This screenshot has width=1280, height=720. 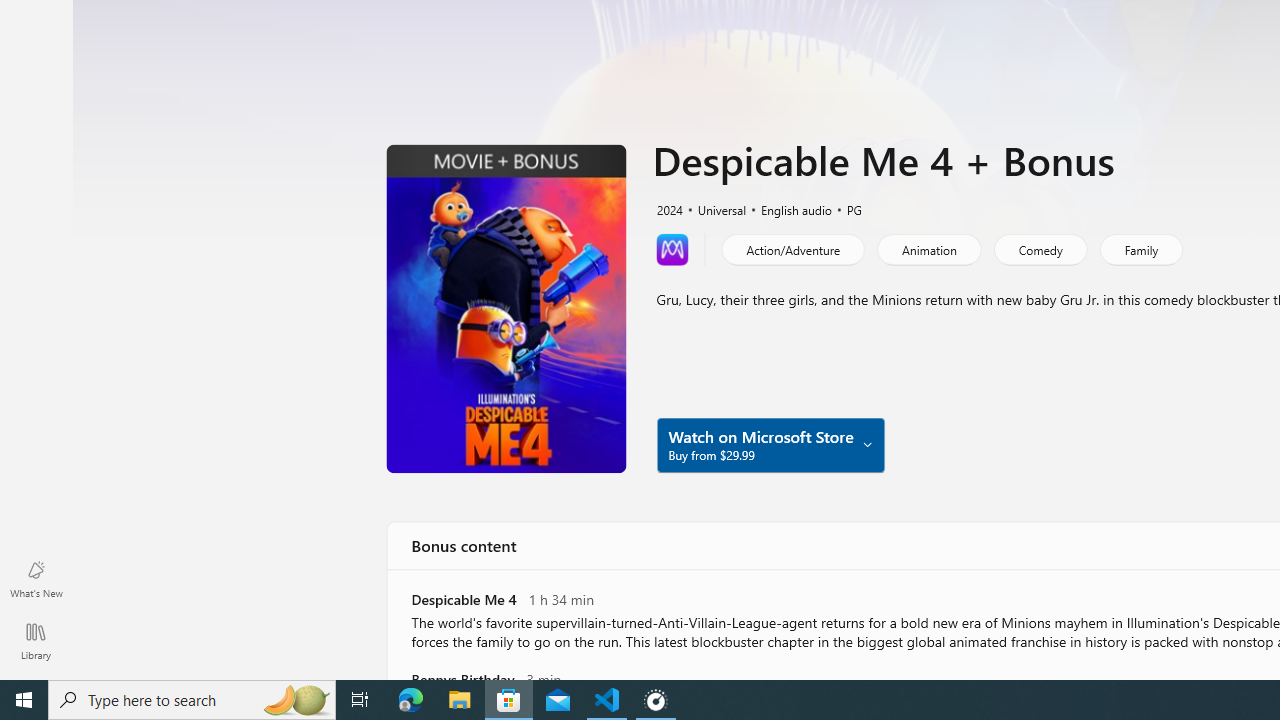 What do you see at coordinates (791, 248) in the screenshot?
I see `'Action/Adventure'` at bounding box center [791, 248].